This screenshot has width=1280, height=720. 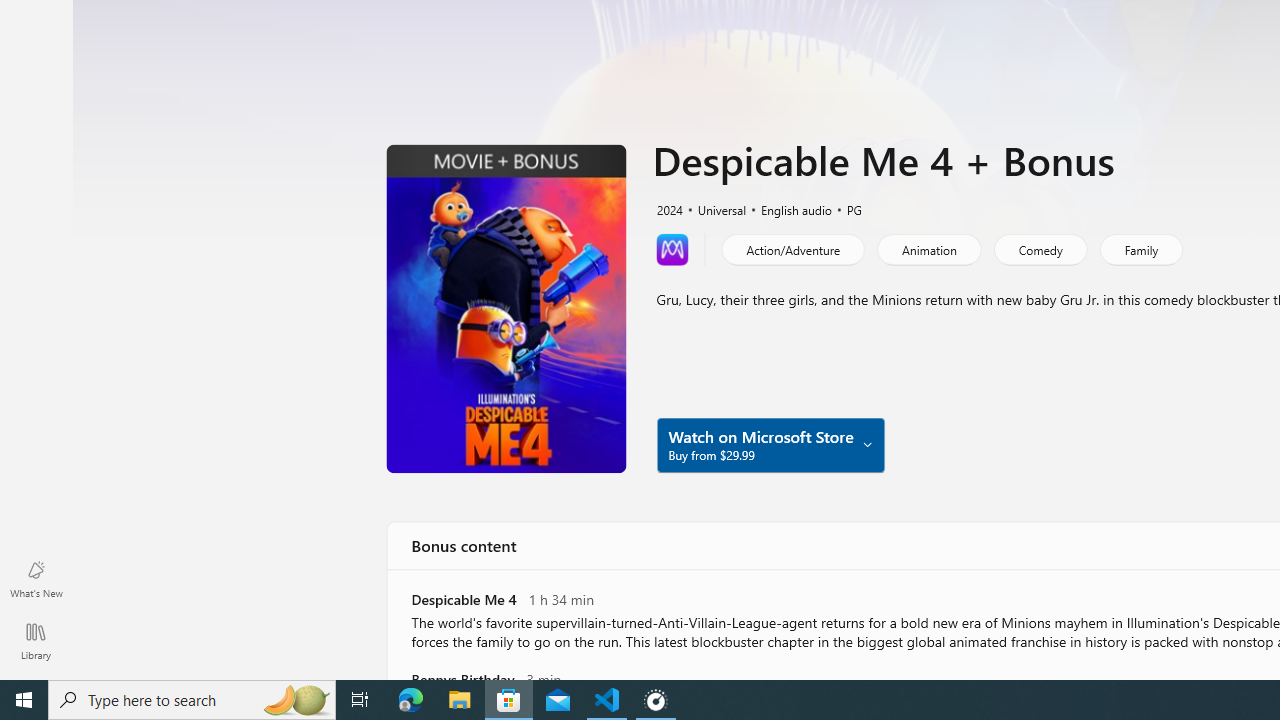 What do you see at coordinates (791, 248) in the screenshot?
I see `'Action/Adventure'` at bounding box center [791, 248].